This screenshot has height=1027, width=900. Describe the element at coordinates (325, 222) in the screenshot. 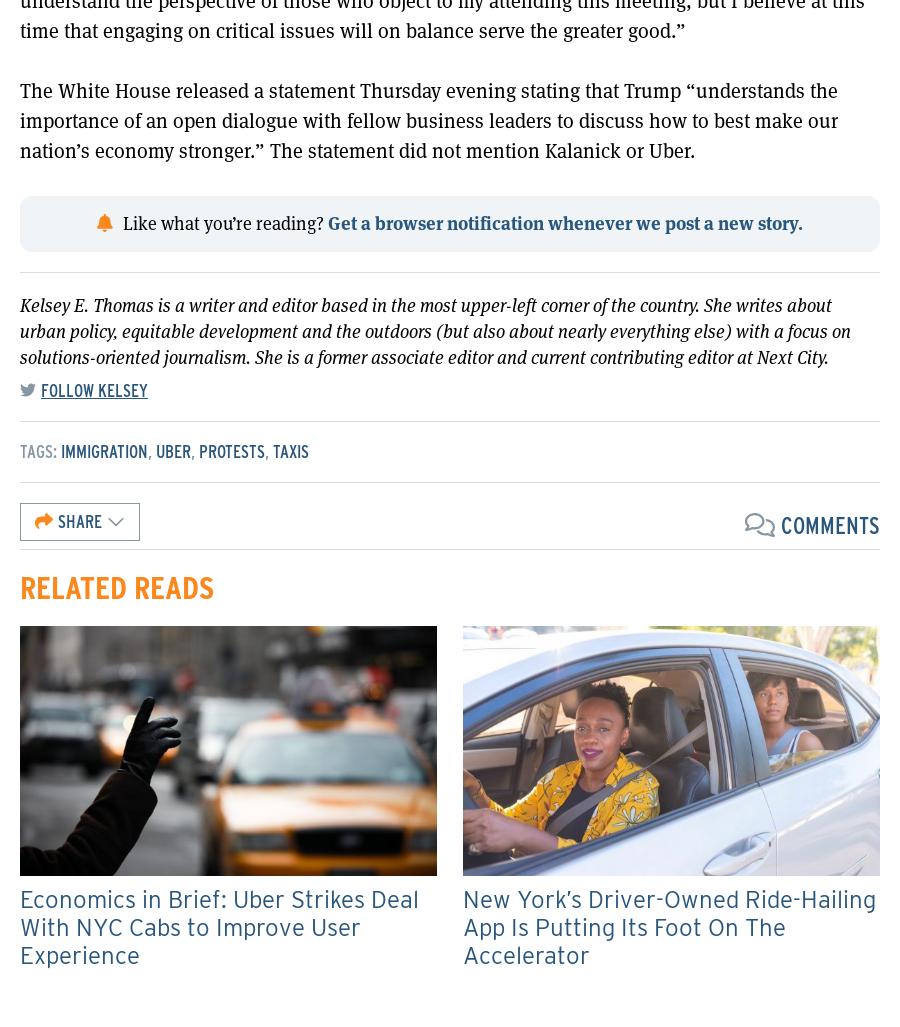

I see `'Get a browser notification whenever we post a new story.'` at that location.